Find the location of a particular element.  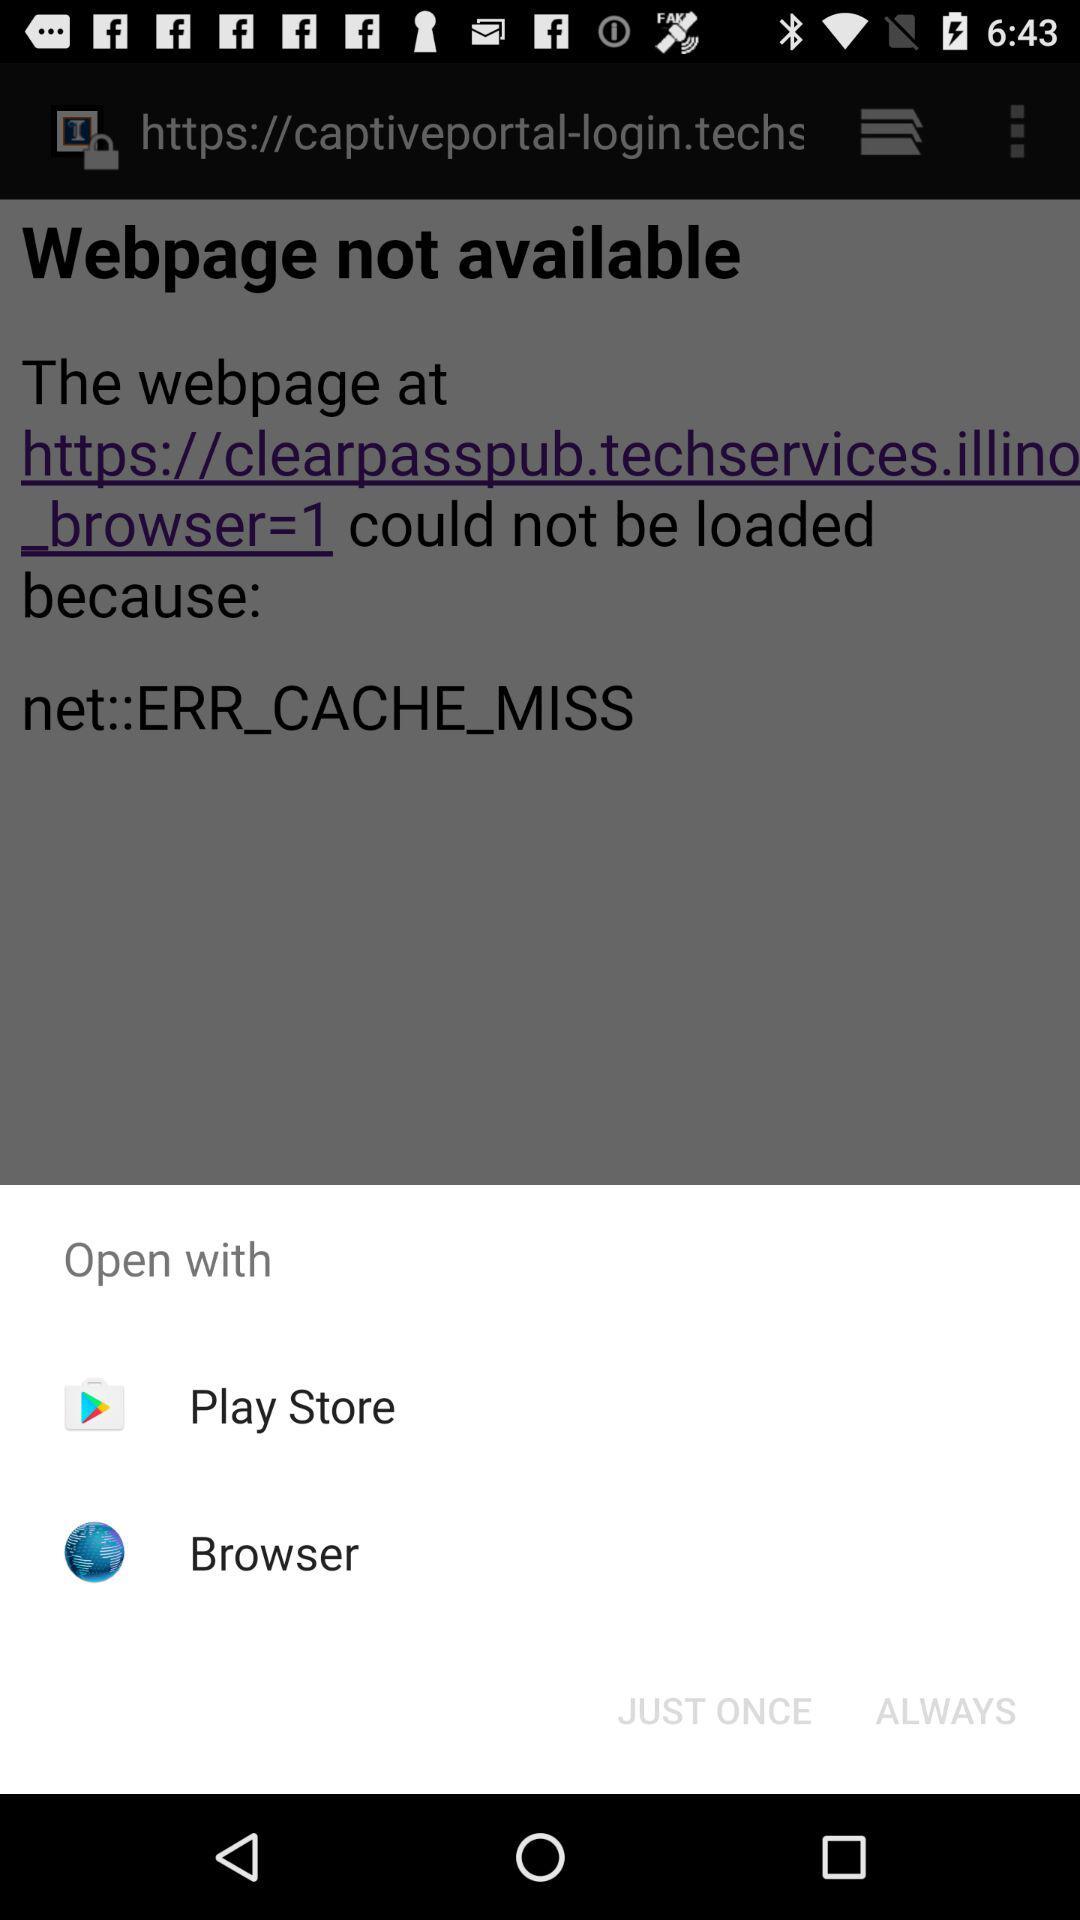

the app below play store app is located at coordinates (274, 1551).